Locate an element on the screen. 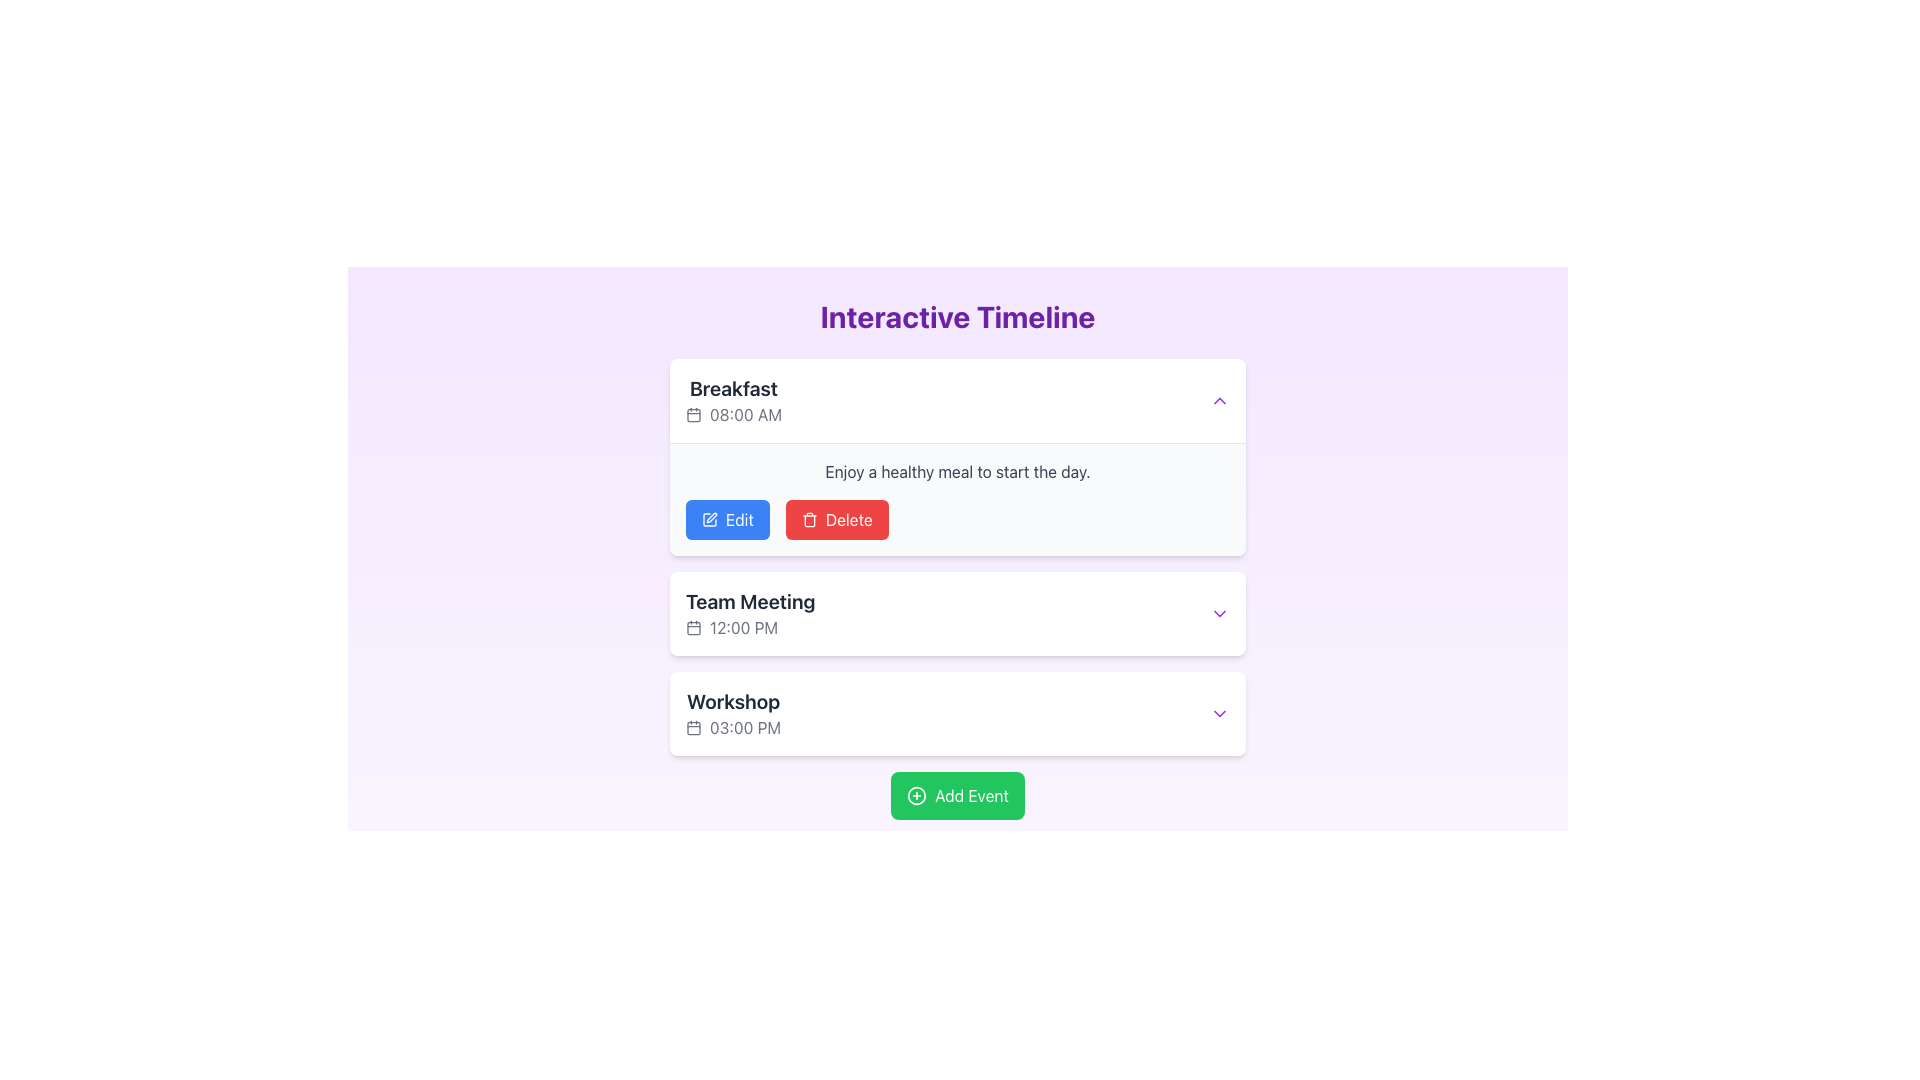 This screenshot has height=1080, width=1920. the collapse button located at the far-right end of the 'Breakfast' task card to hide the detailed content is located at coordinates (1218, 401).